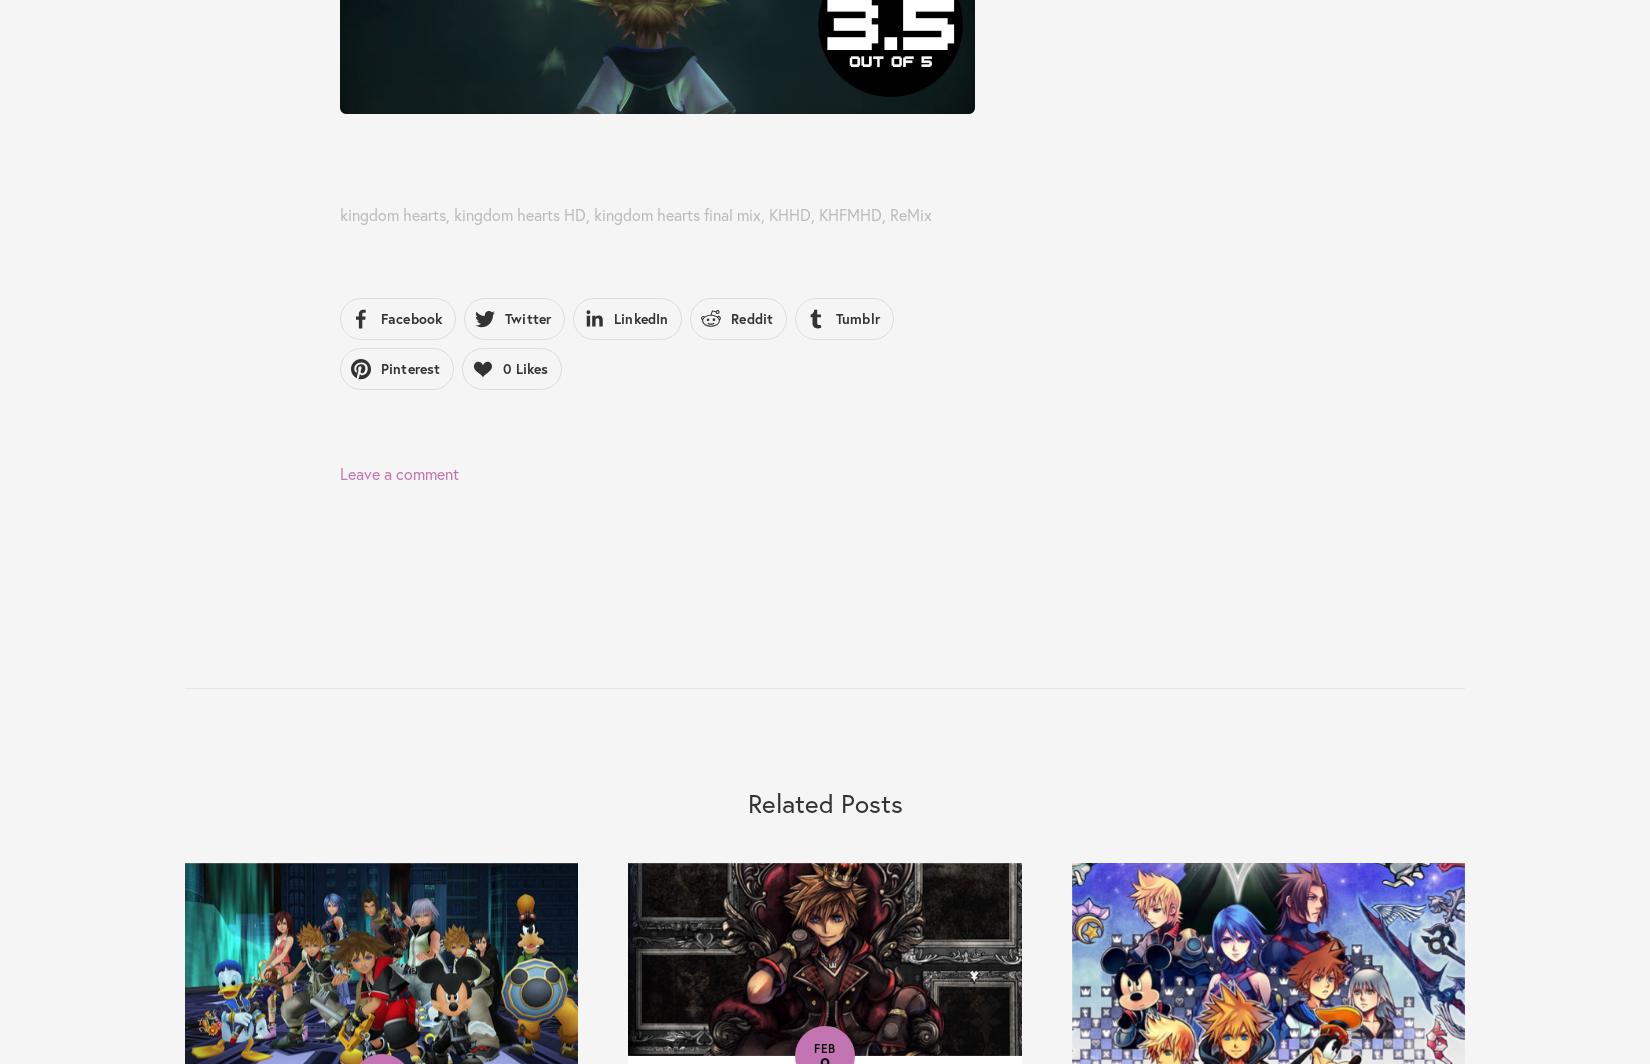 Image resolution: width=1650 pixels, height=1064 pixels. What do you see at coordinates (812, 1047) in the screenshot?
I see `'Feb'` at bounding box center [812, 1047].